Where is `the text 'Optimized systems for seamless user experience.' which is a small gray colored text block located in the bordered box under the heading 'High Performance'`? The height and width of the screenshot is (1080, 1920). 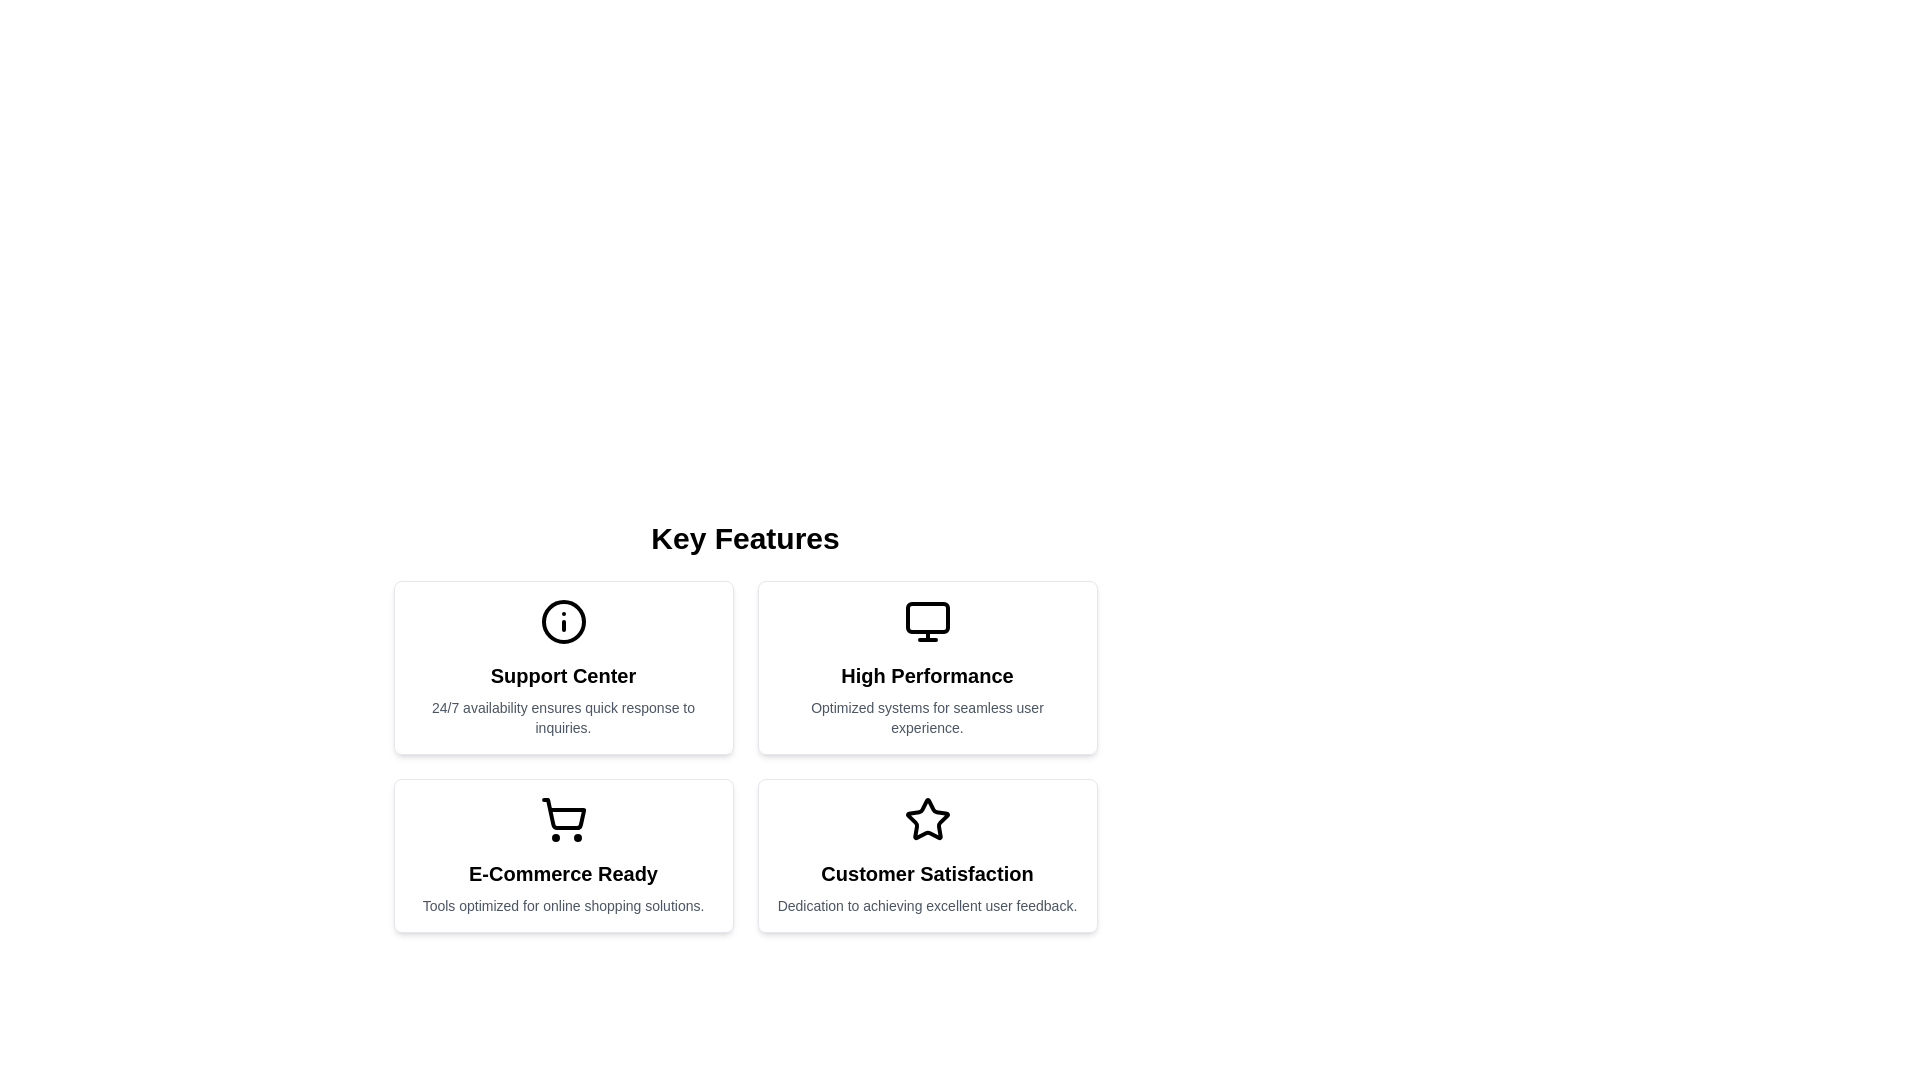 the text 'Optimized systems for seamless user experience.' which is a small gray colored text block located in the bordered box under the heading 'High Performance' is located at coordinates (926, 716).